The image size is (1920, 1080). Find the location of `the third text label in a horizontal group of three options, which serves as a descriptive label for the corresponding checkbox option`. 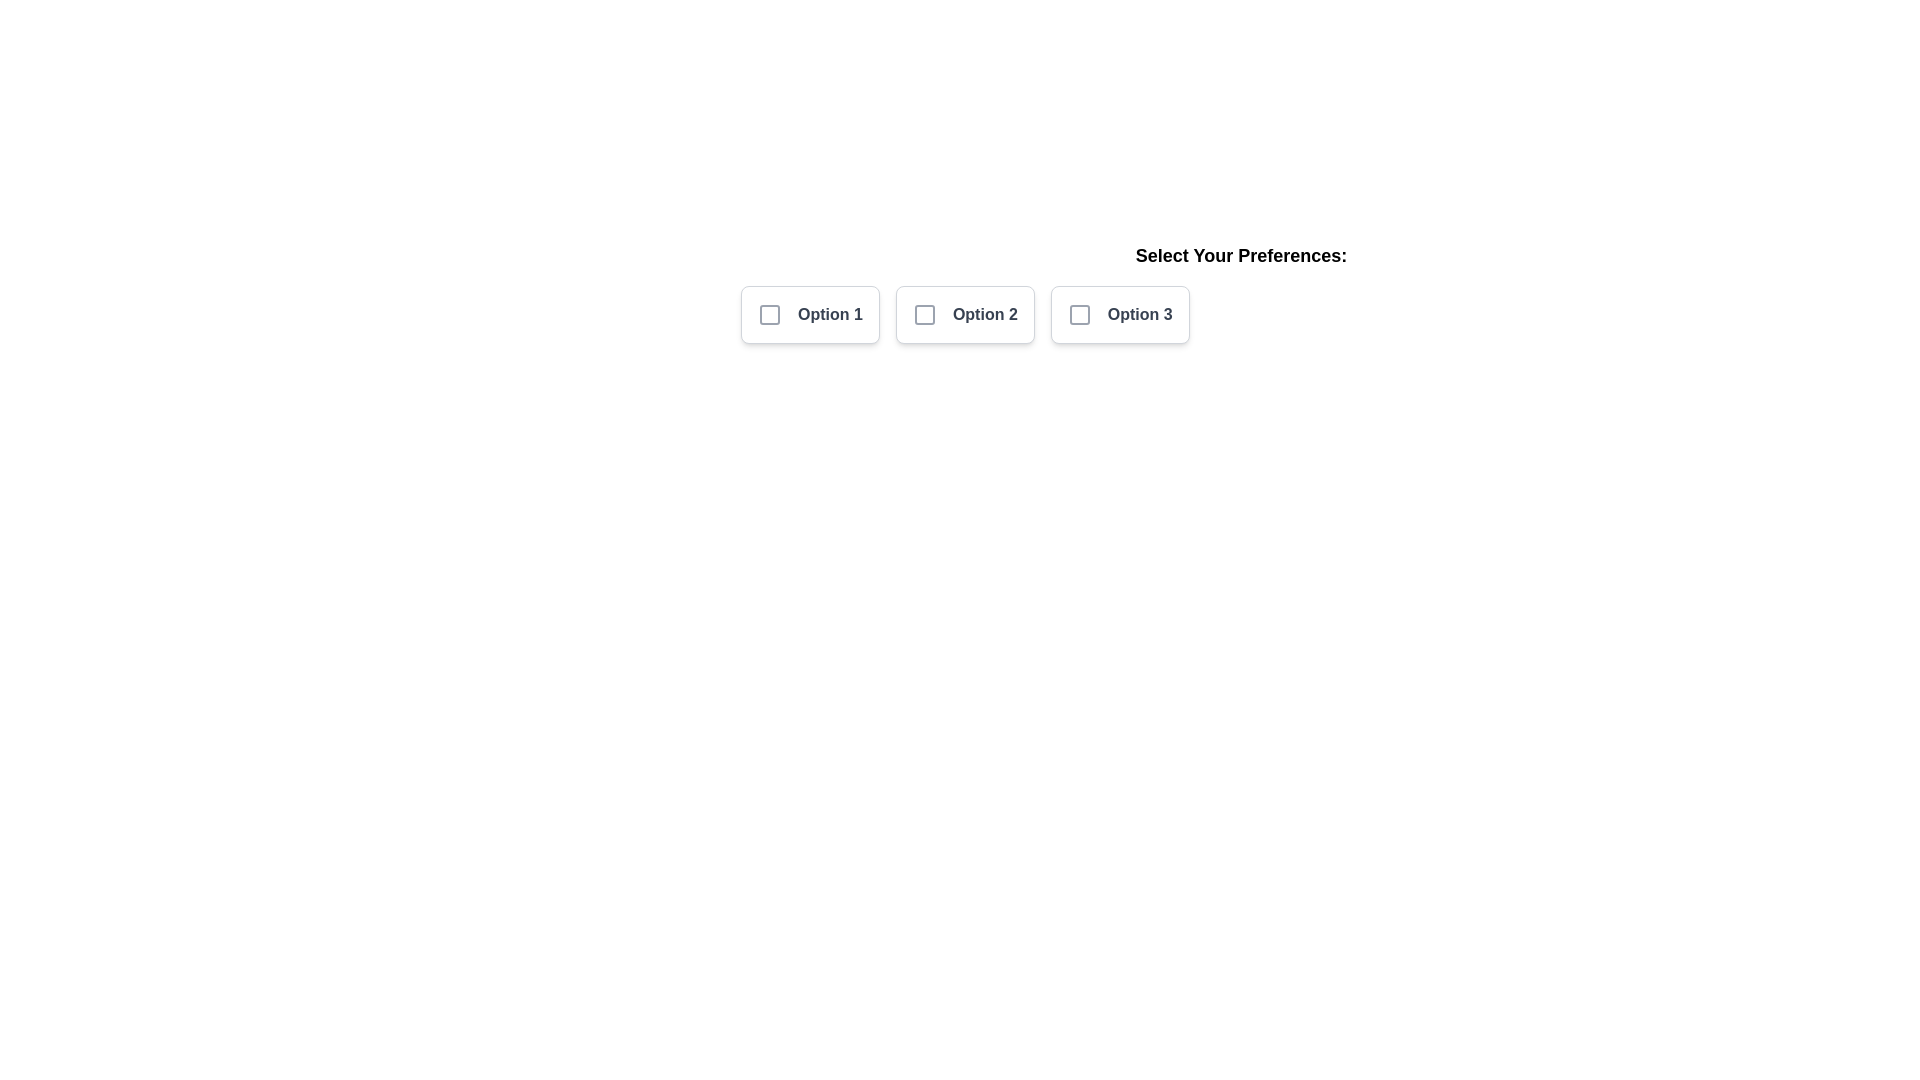

the third text label in a horizontal group of three options, which serves as a descriptive label for the corresponding checkbox option is located at coordinates (1140, 315).